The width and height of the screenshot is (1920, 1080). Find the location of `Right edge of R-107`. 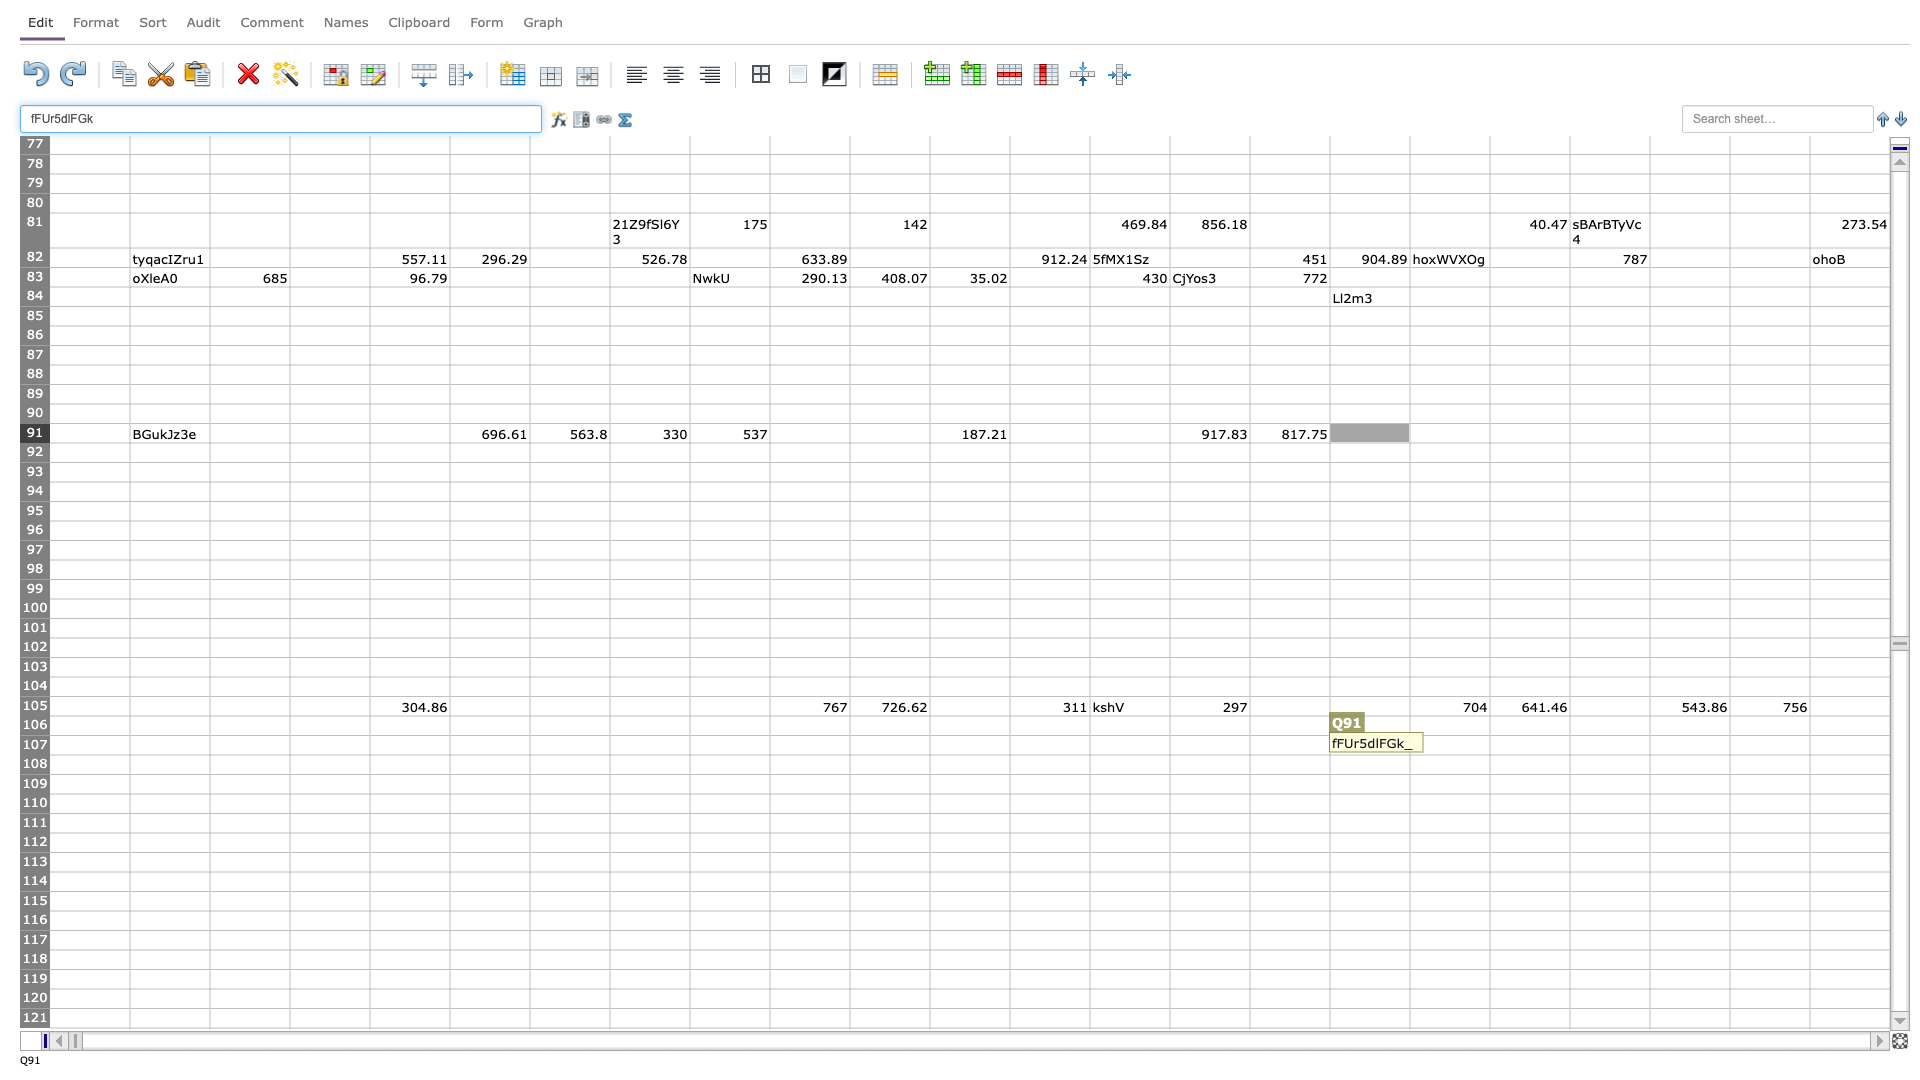

Right edge of R-107 is located at coordinates (1489, 745).